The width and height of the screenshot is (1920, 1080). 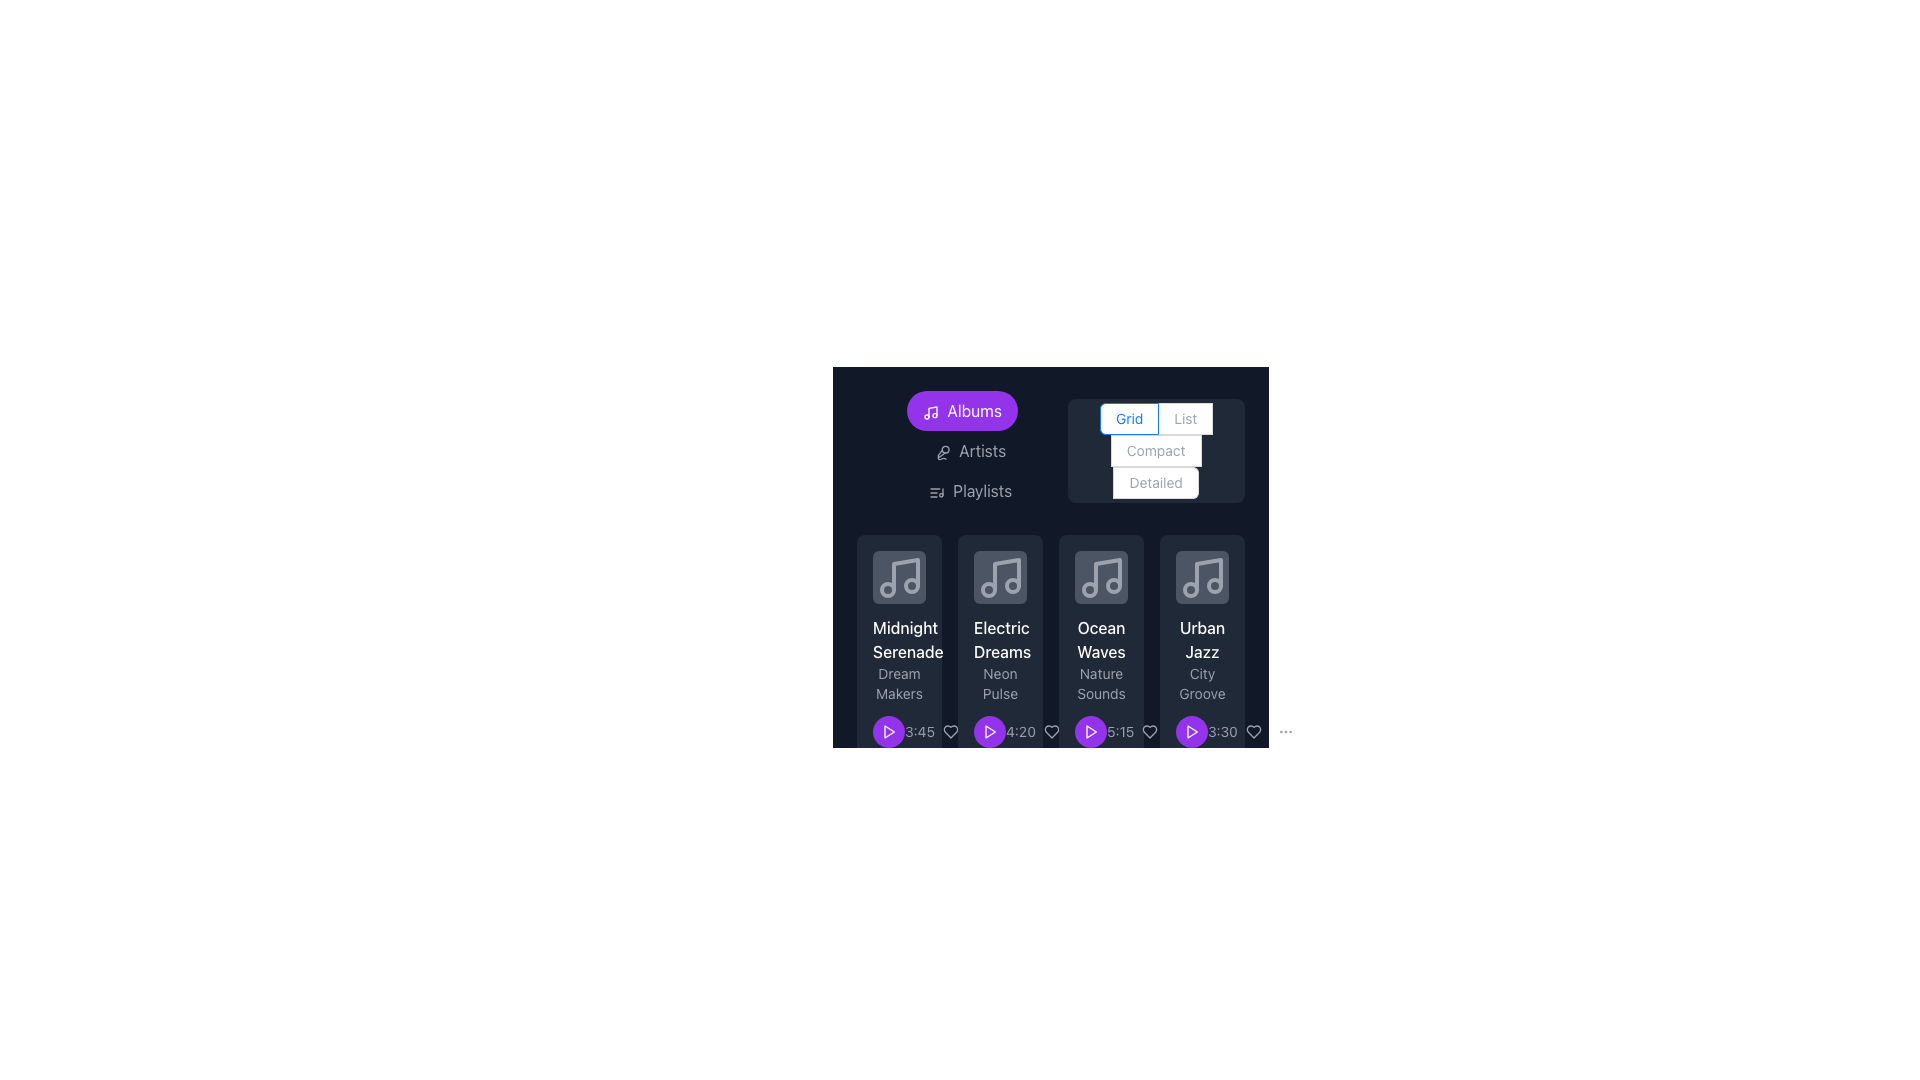 What do you see at coordinates (1129, 418) in the screenshot?
I see `the first radio button` at bounding box center [1129, 418].